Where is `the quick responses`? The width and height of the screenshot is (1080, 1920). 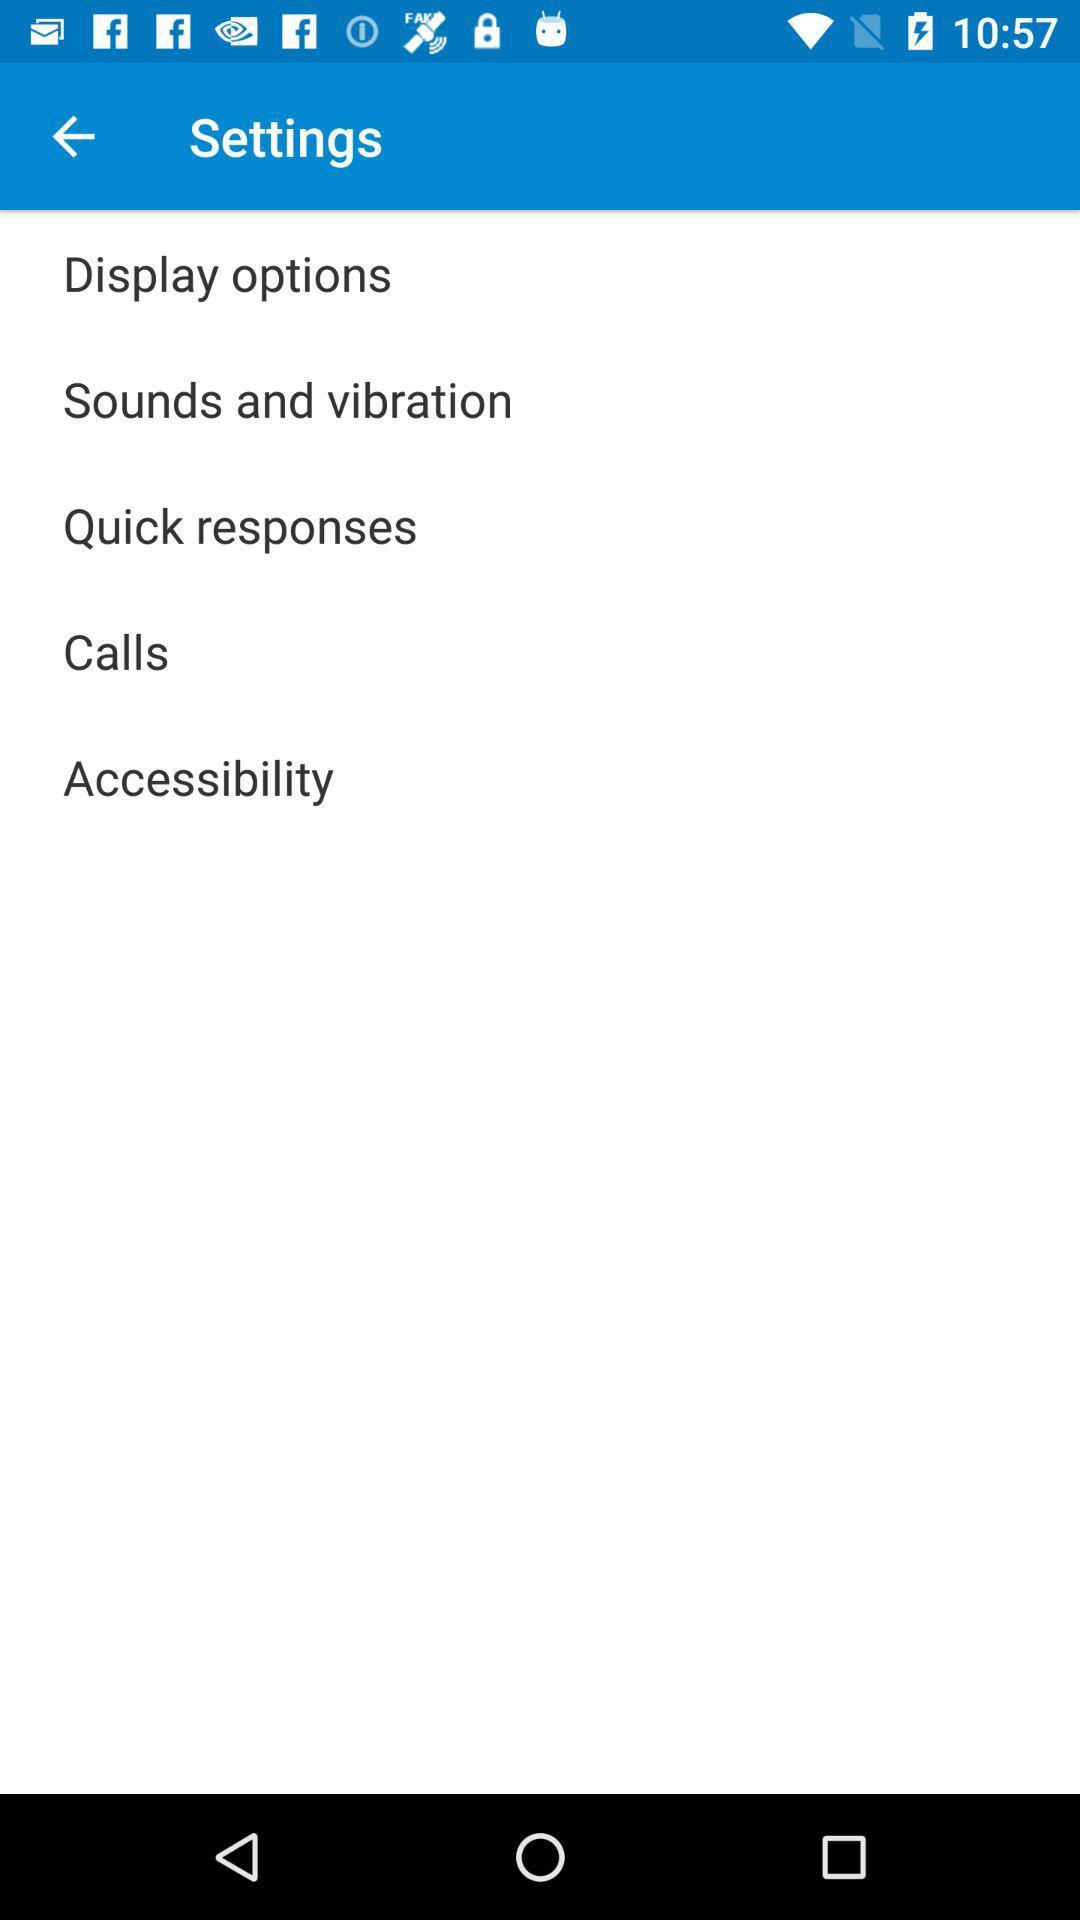
the quick responses is located at coordinates (239, 524).